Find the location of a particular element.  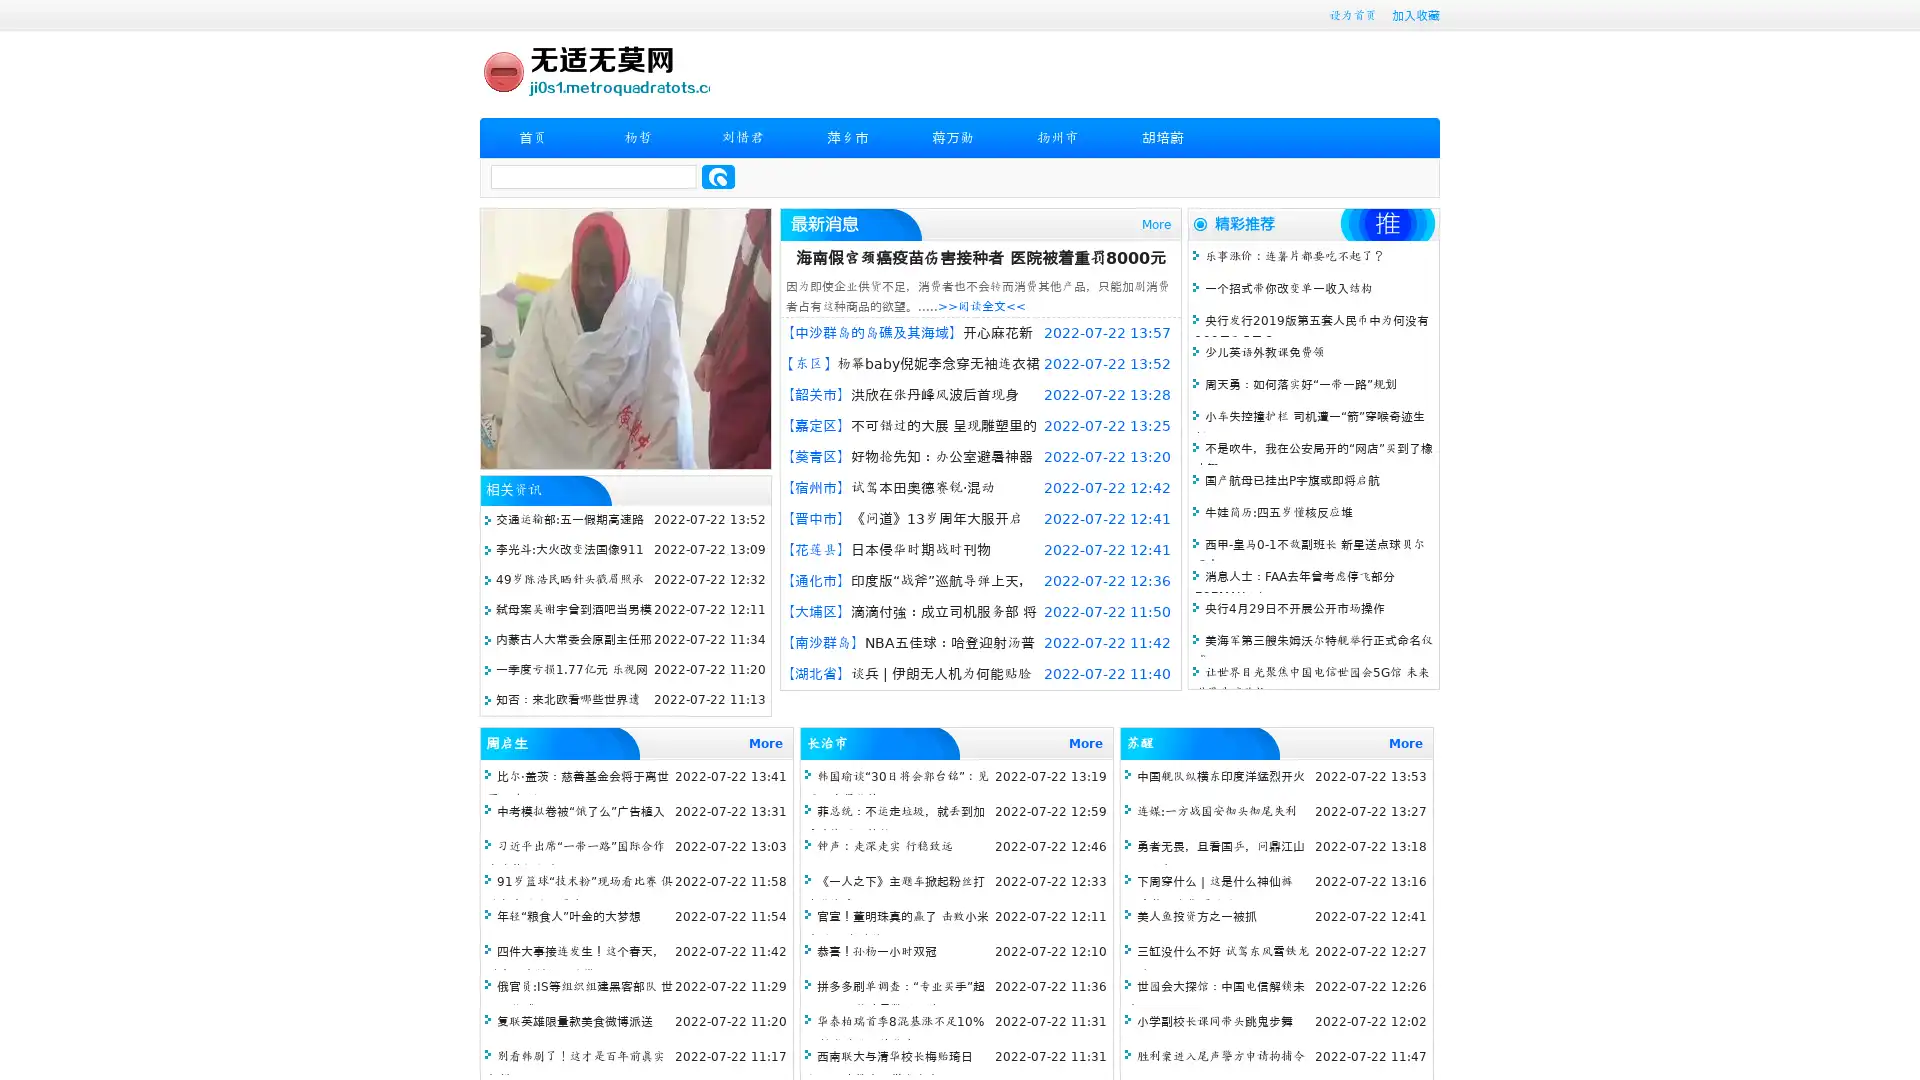

Search is located at coordinates (718, 176).